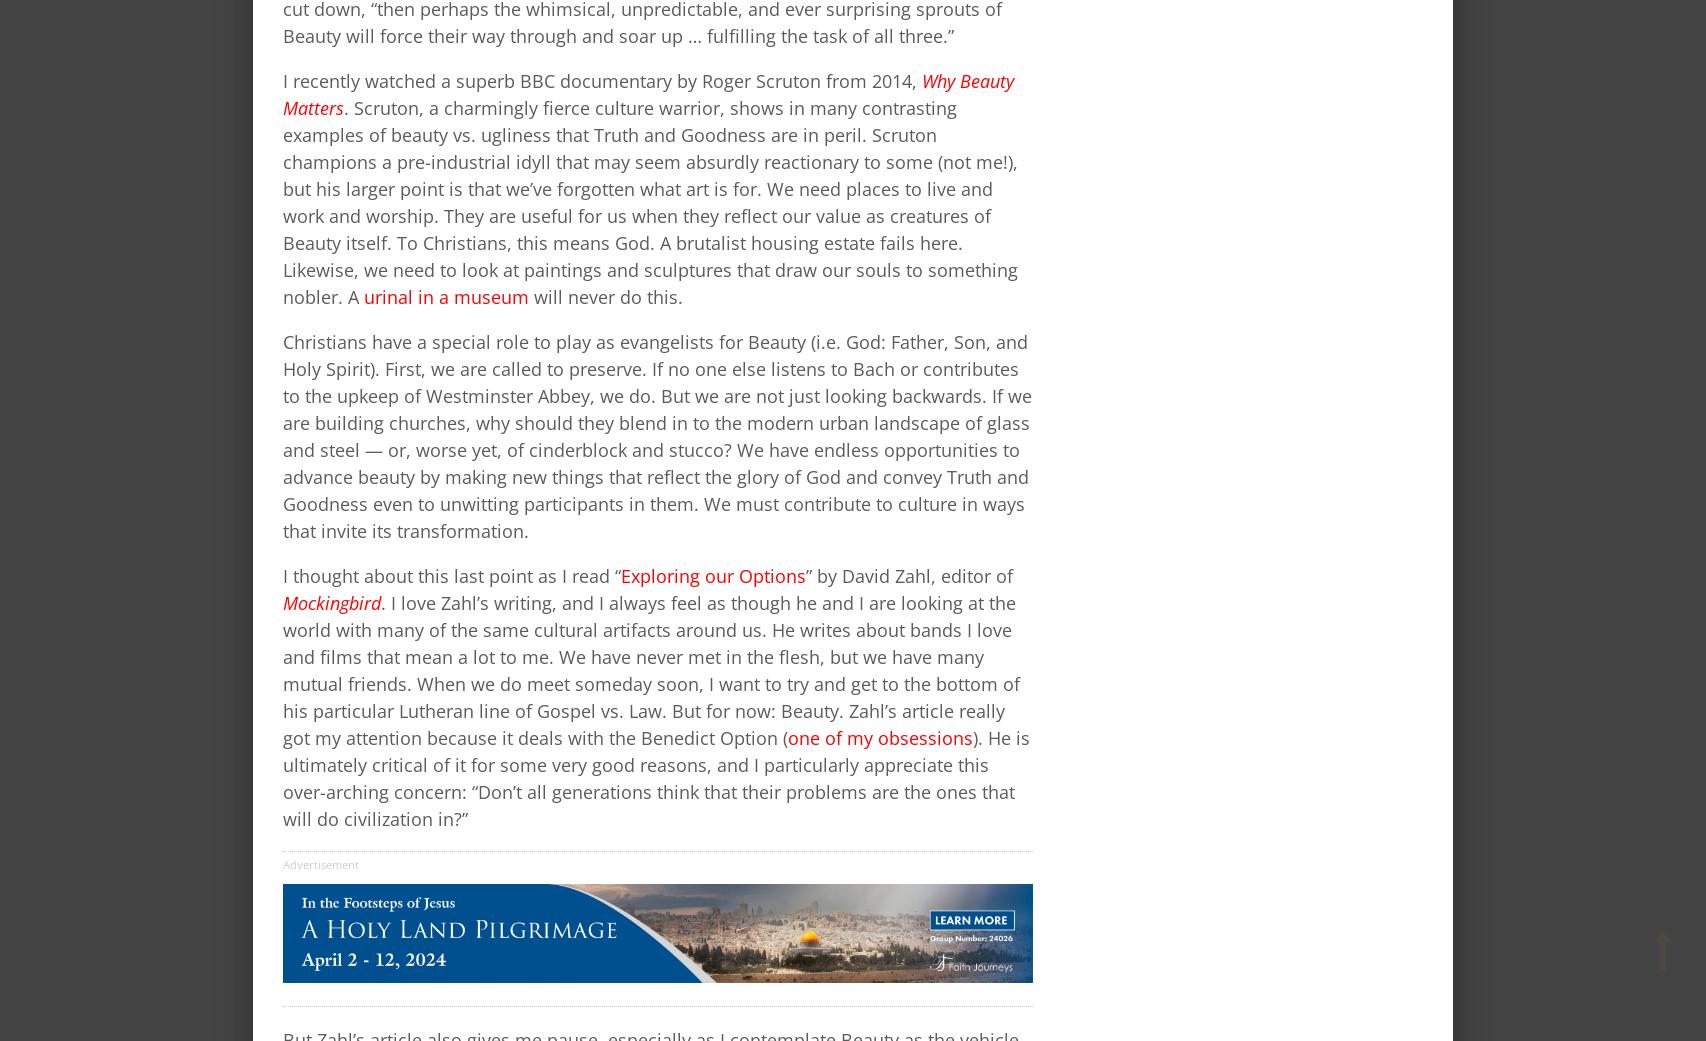 The width and height of the screenshot is (1706, 1041). Describe the element at coordinates (331, 602) in the screenshot. I see `'Mockingbird'` at that location.